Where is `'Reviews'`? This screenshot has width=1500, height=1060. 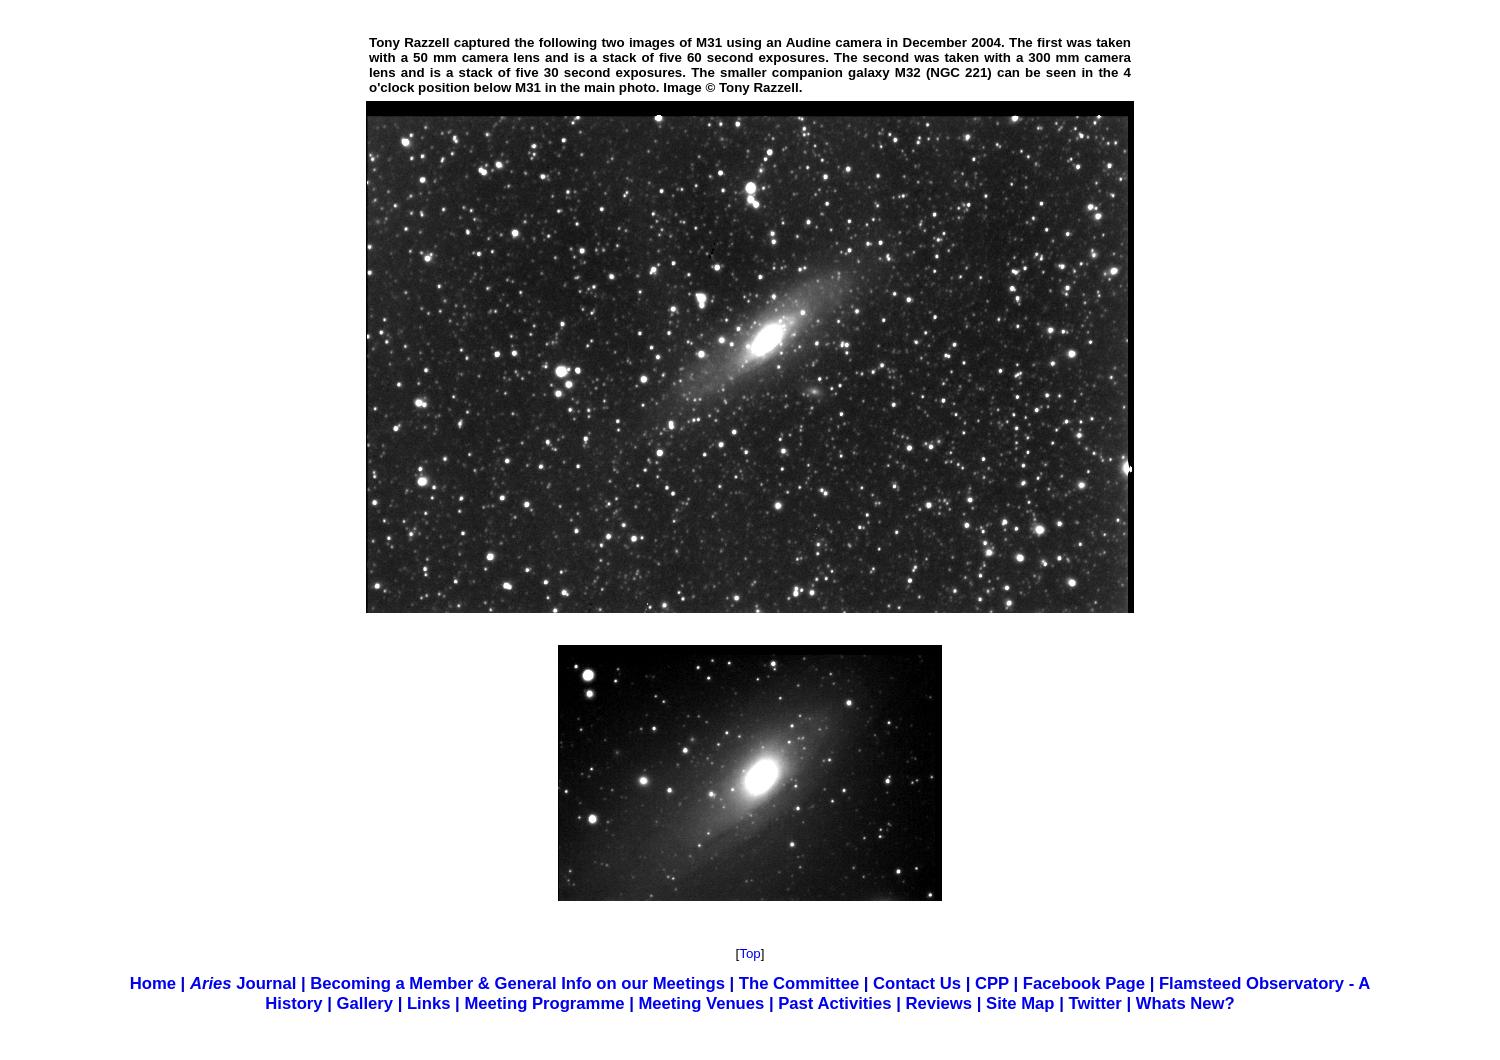 'Reviews' is located at coordinates (904, 1002).